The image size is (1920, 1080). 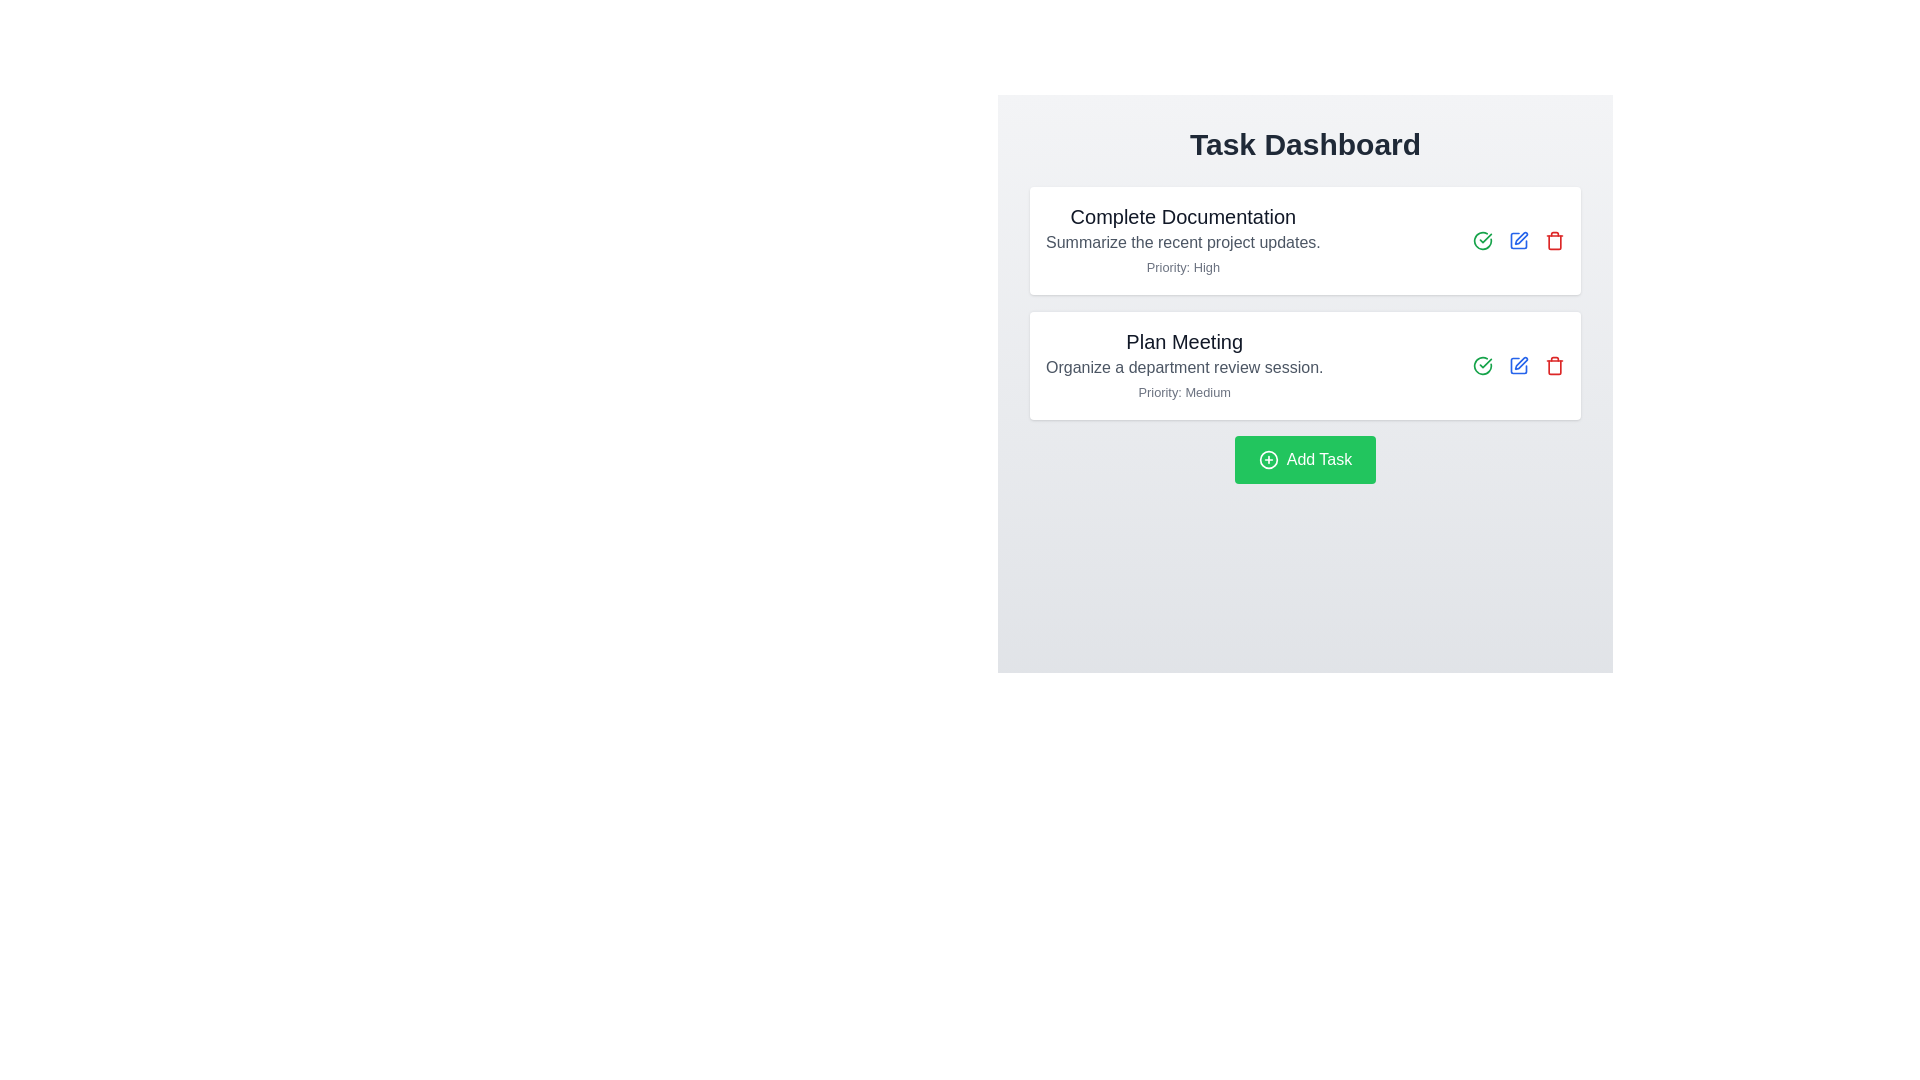 What do you see at coordinates (1183, 242) in the screenshot?
I see `the static label that provides context for the task 'Complete Documentation', located below the title and above the priority label` at bounding box center [1183, 242].